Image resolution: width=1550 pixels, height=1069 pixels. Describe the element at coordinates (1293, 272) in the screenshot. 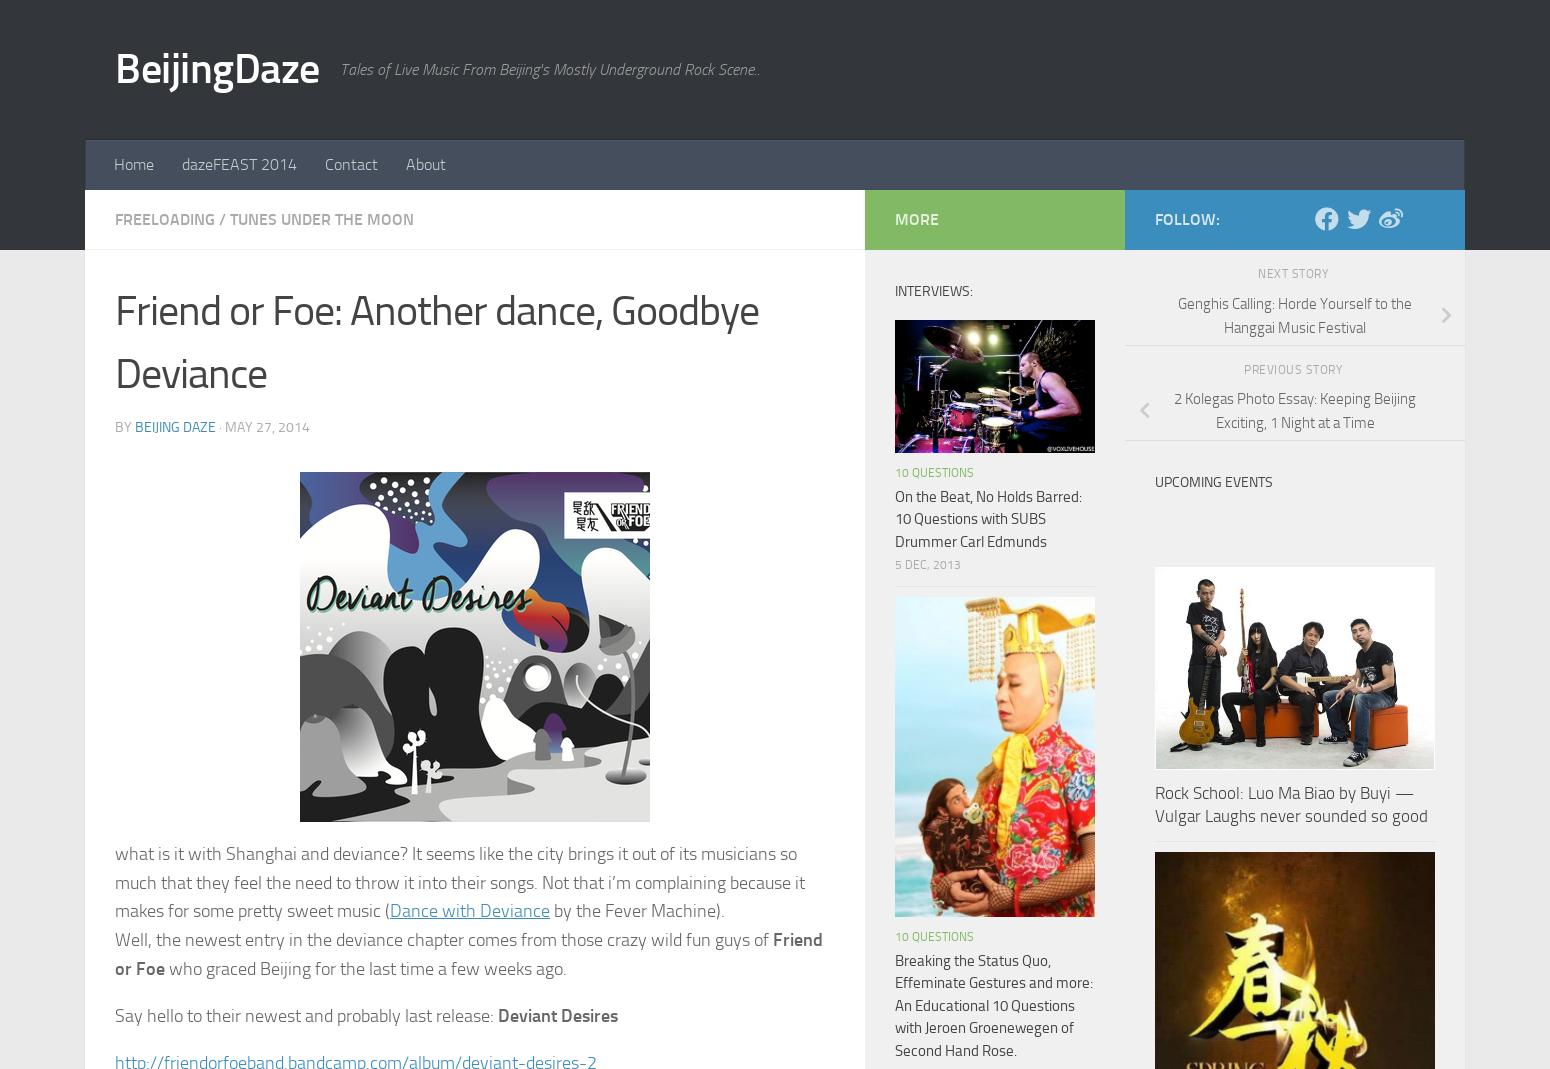

I see `'Next story'` at that location.